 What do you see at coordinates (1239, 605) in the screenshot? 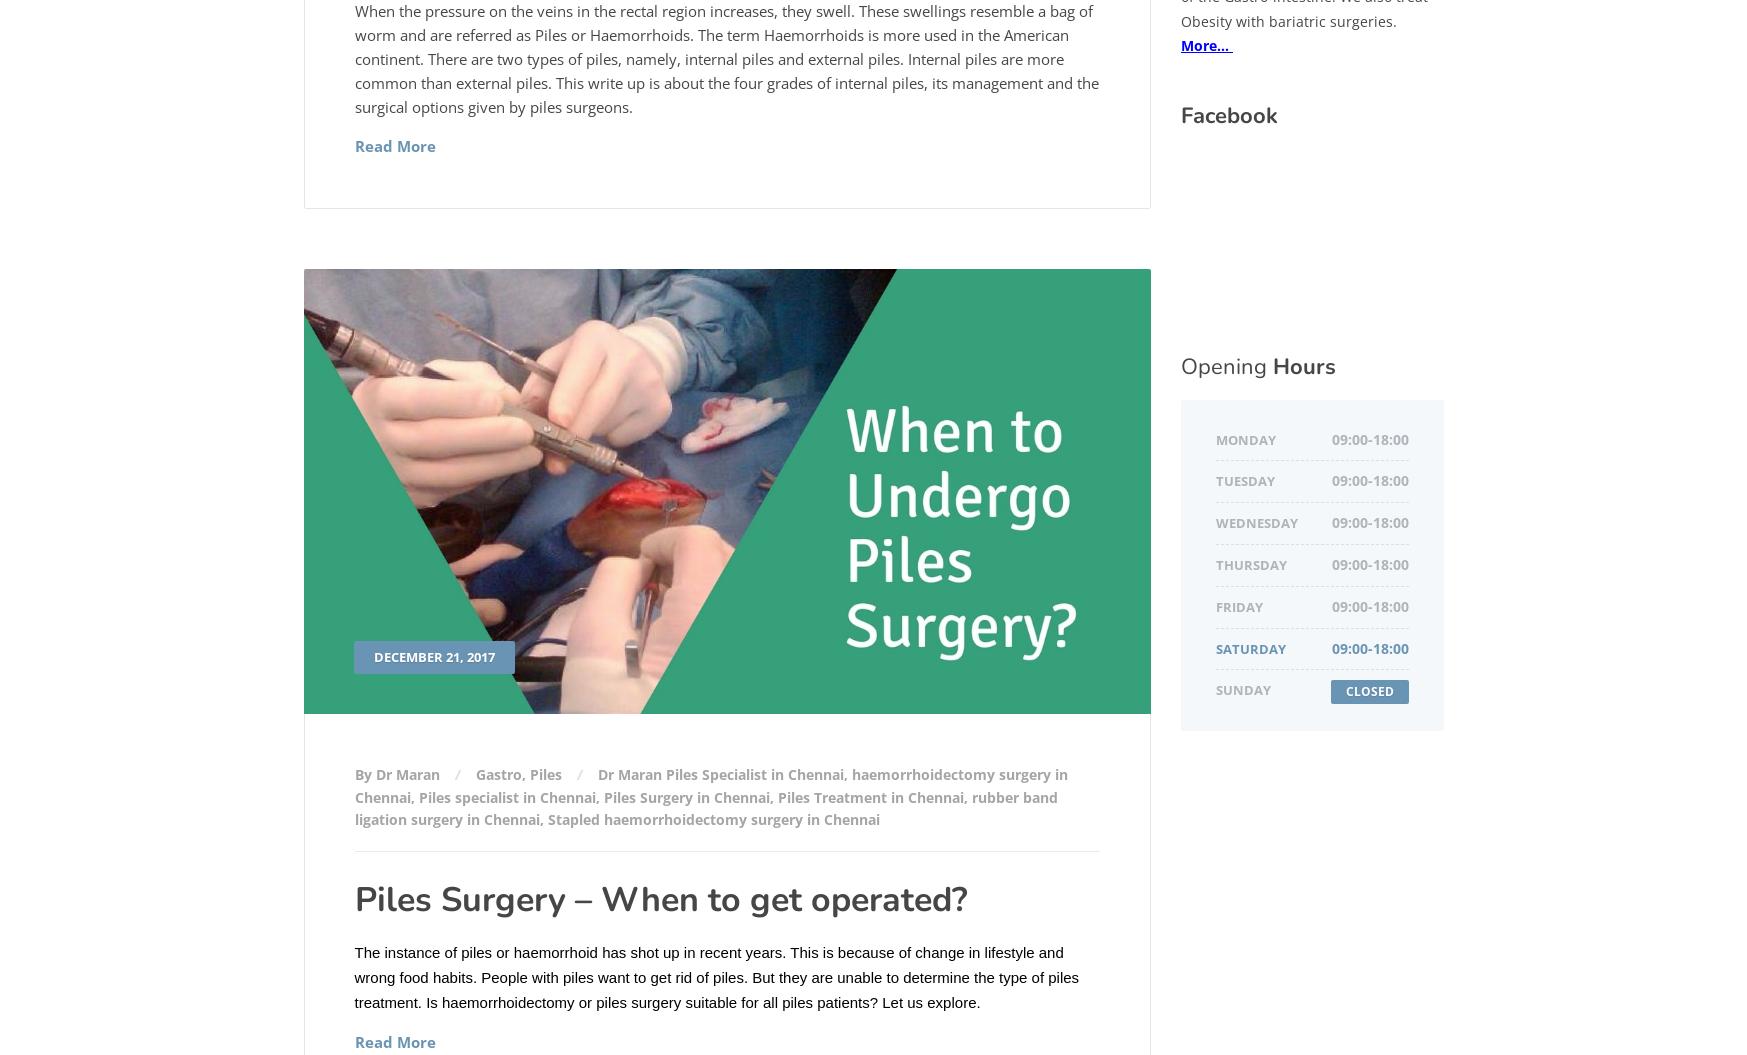
I see `'Friday'` at bounding box center [1239, 605].